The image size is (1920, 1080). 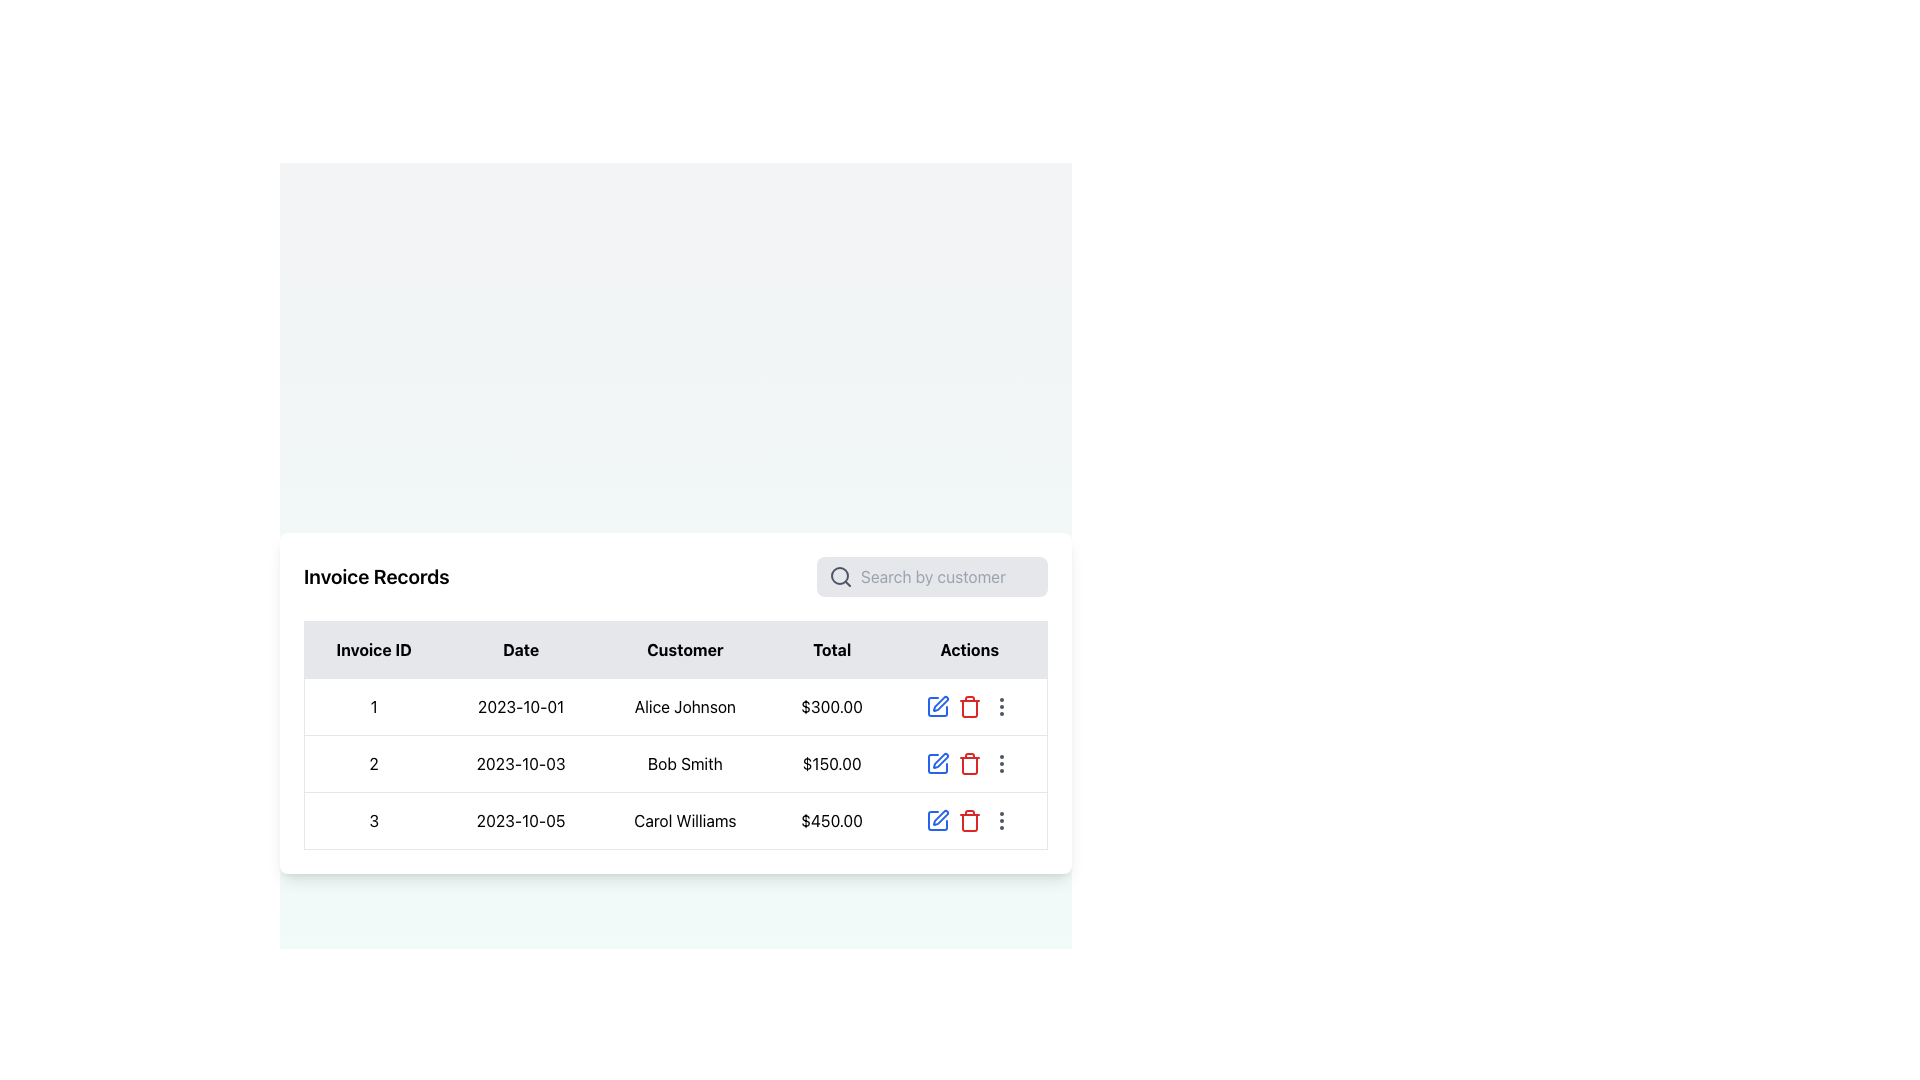 What do you see at coordinates (676, 705) in the screenshot?
I see `data presented in the first row of the 'Invoice Records' table, which displays invoice information including ID, date, customer name, and total amount` at bounding box center [676, 705].